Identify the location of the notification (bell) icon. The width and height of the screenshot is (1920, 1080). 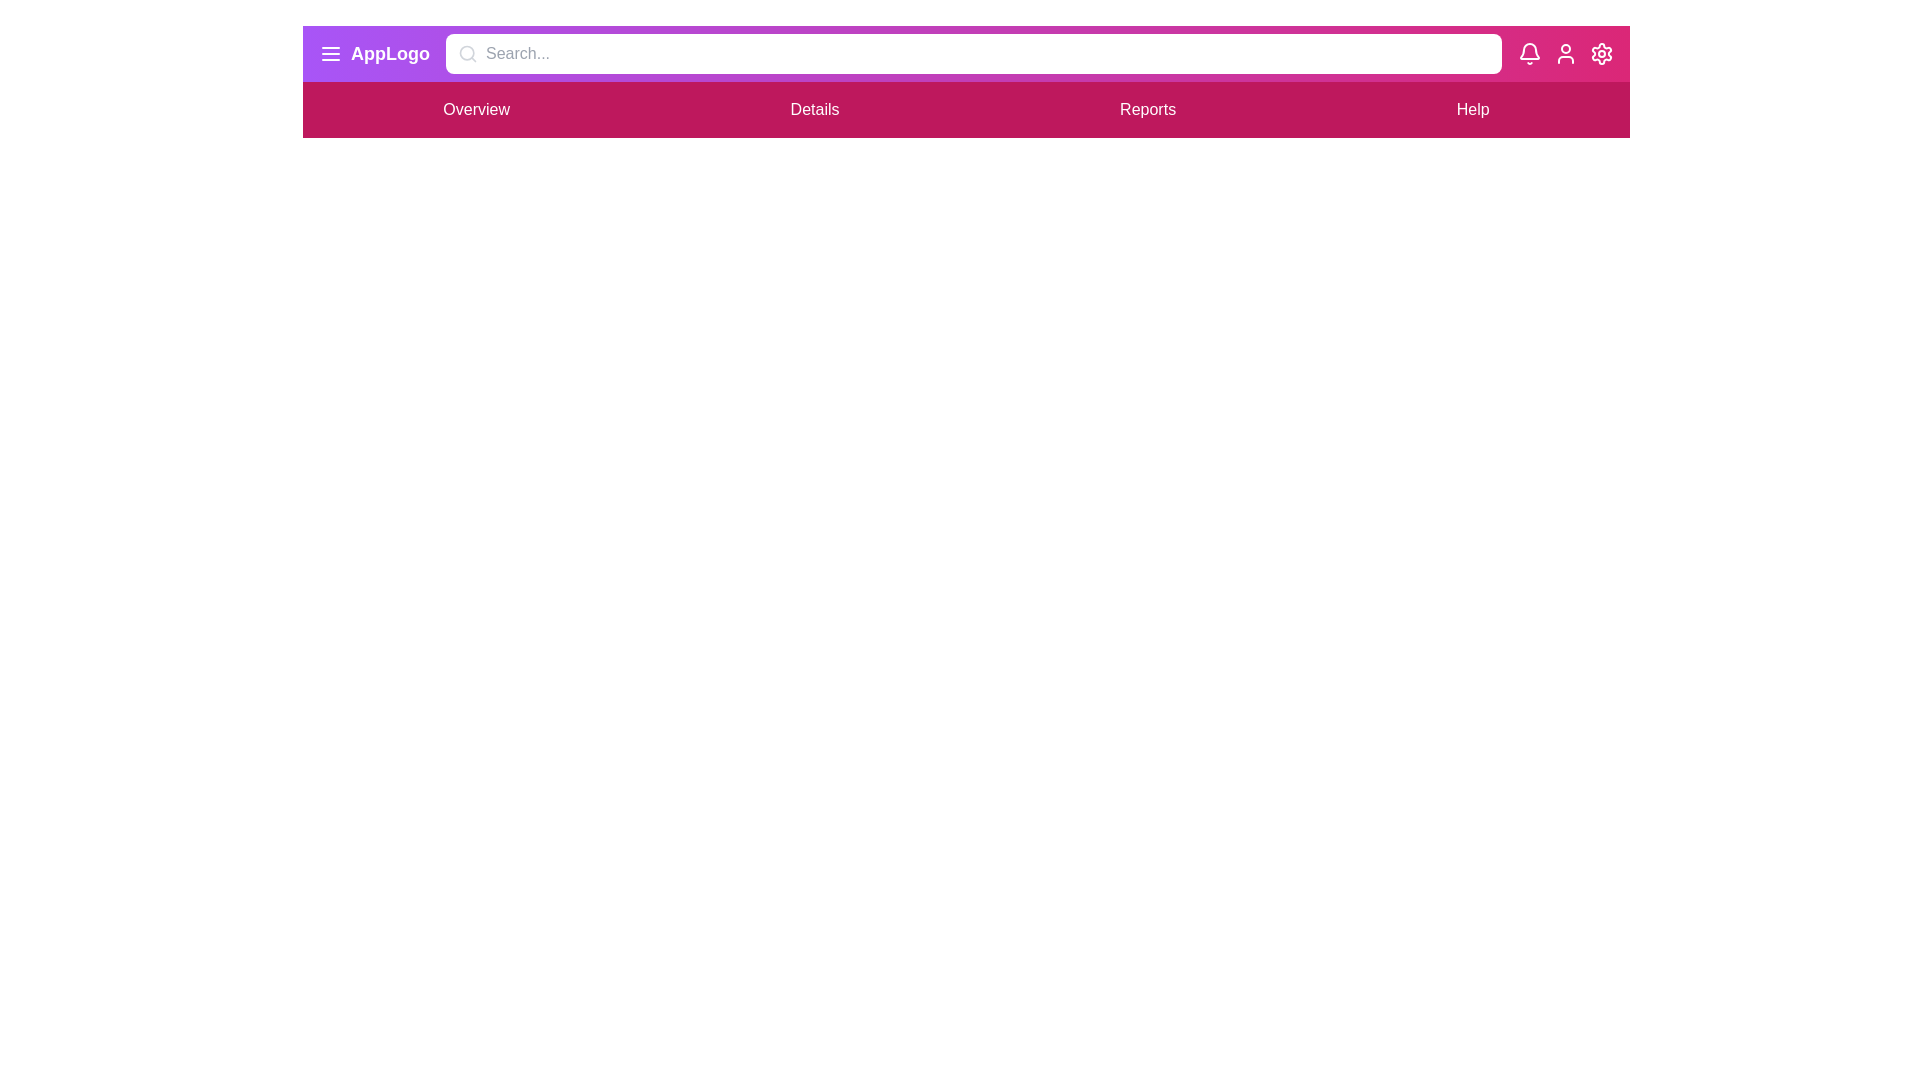
(1529, 53).